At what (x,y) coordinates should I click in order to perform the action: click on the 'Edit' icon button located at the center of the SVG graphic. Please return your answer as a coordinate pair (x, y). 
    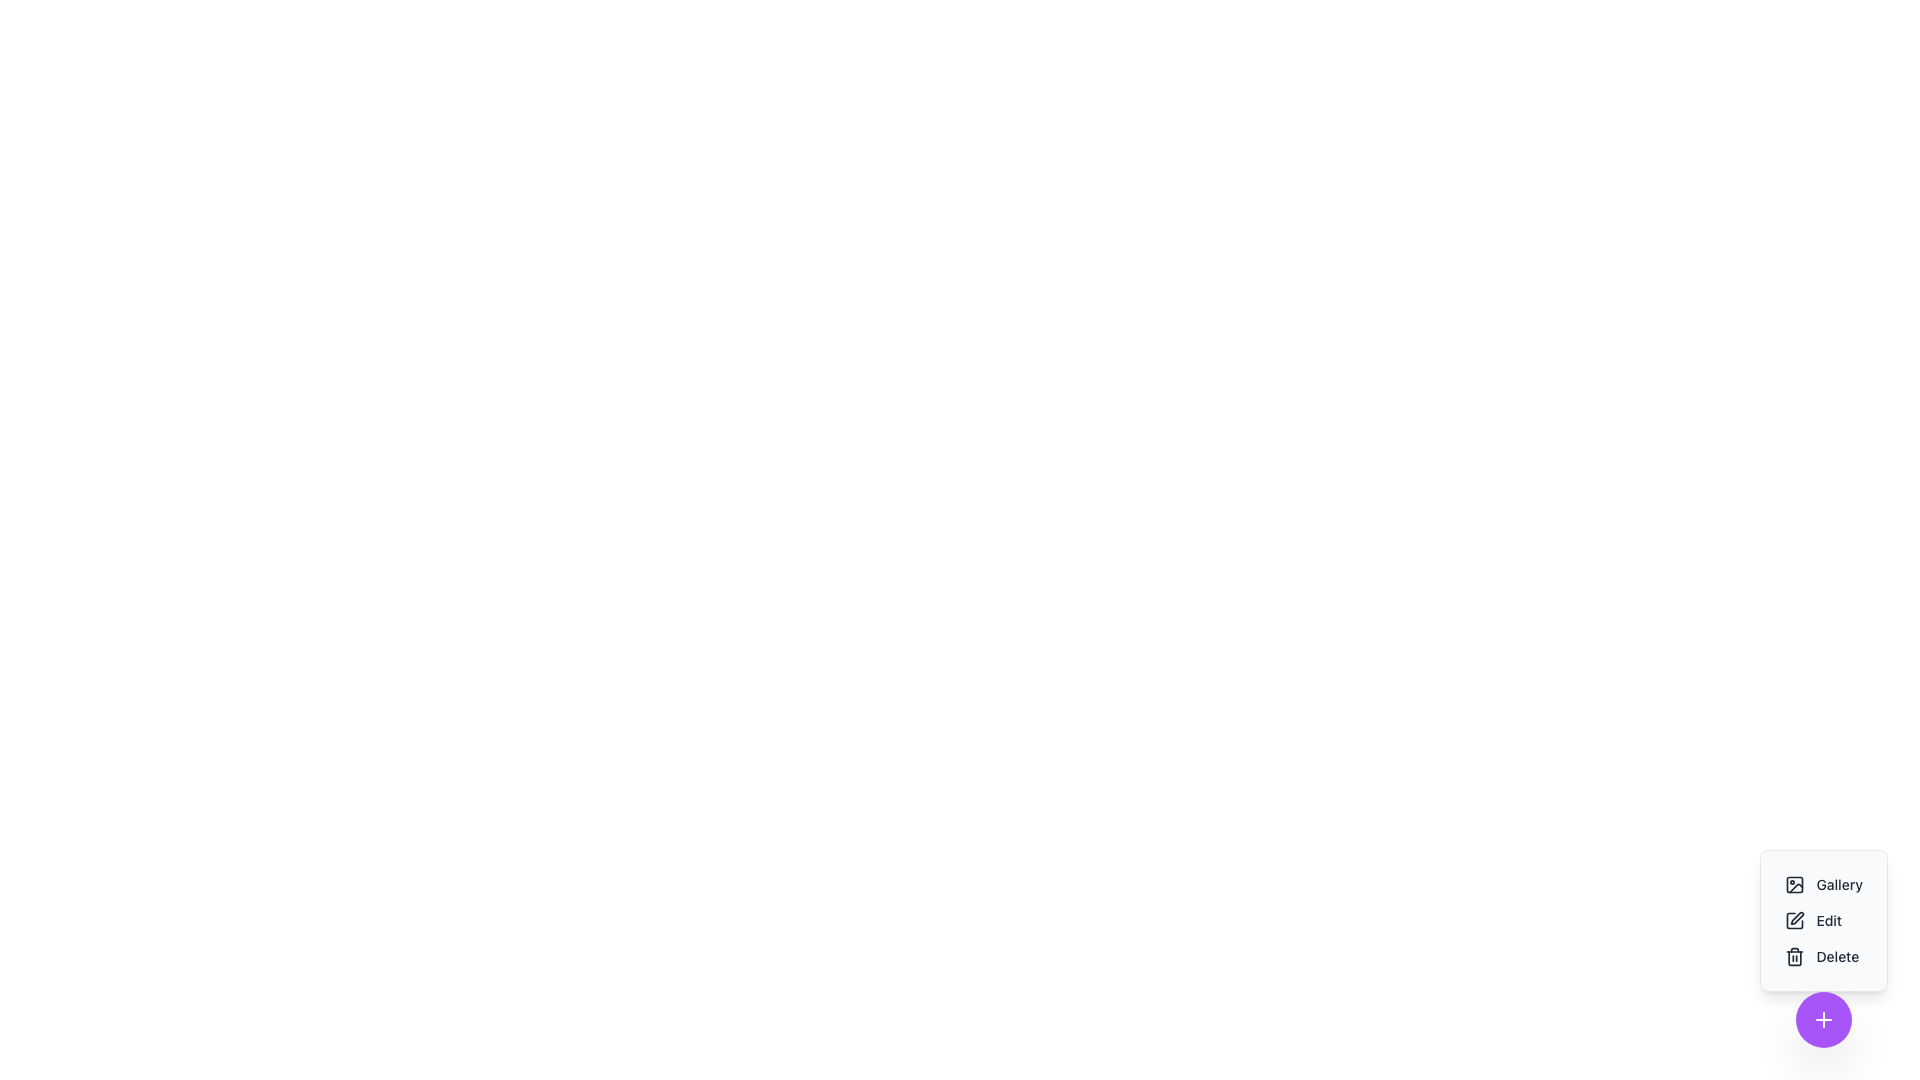
    Looking at the image, I should click on (1796, 918).